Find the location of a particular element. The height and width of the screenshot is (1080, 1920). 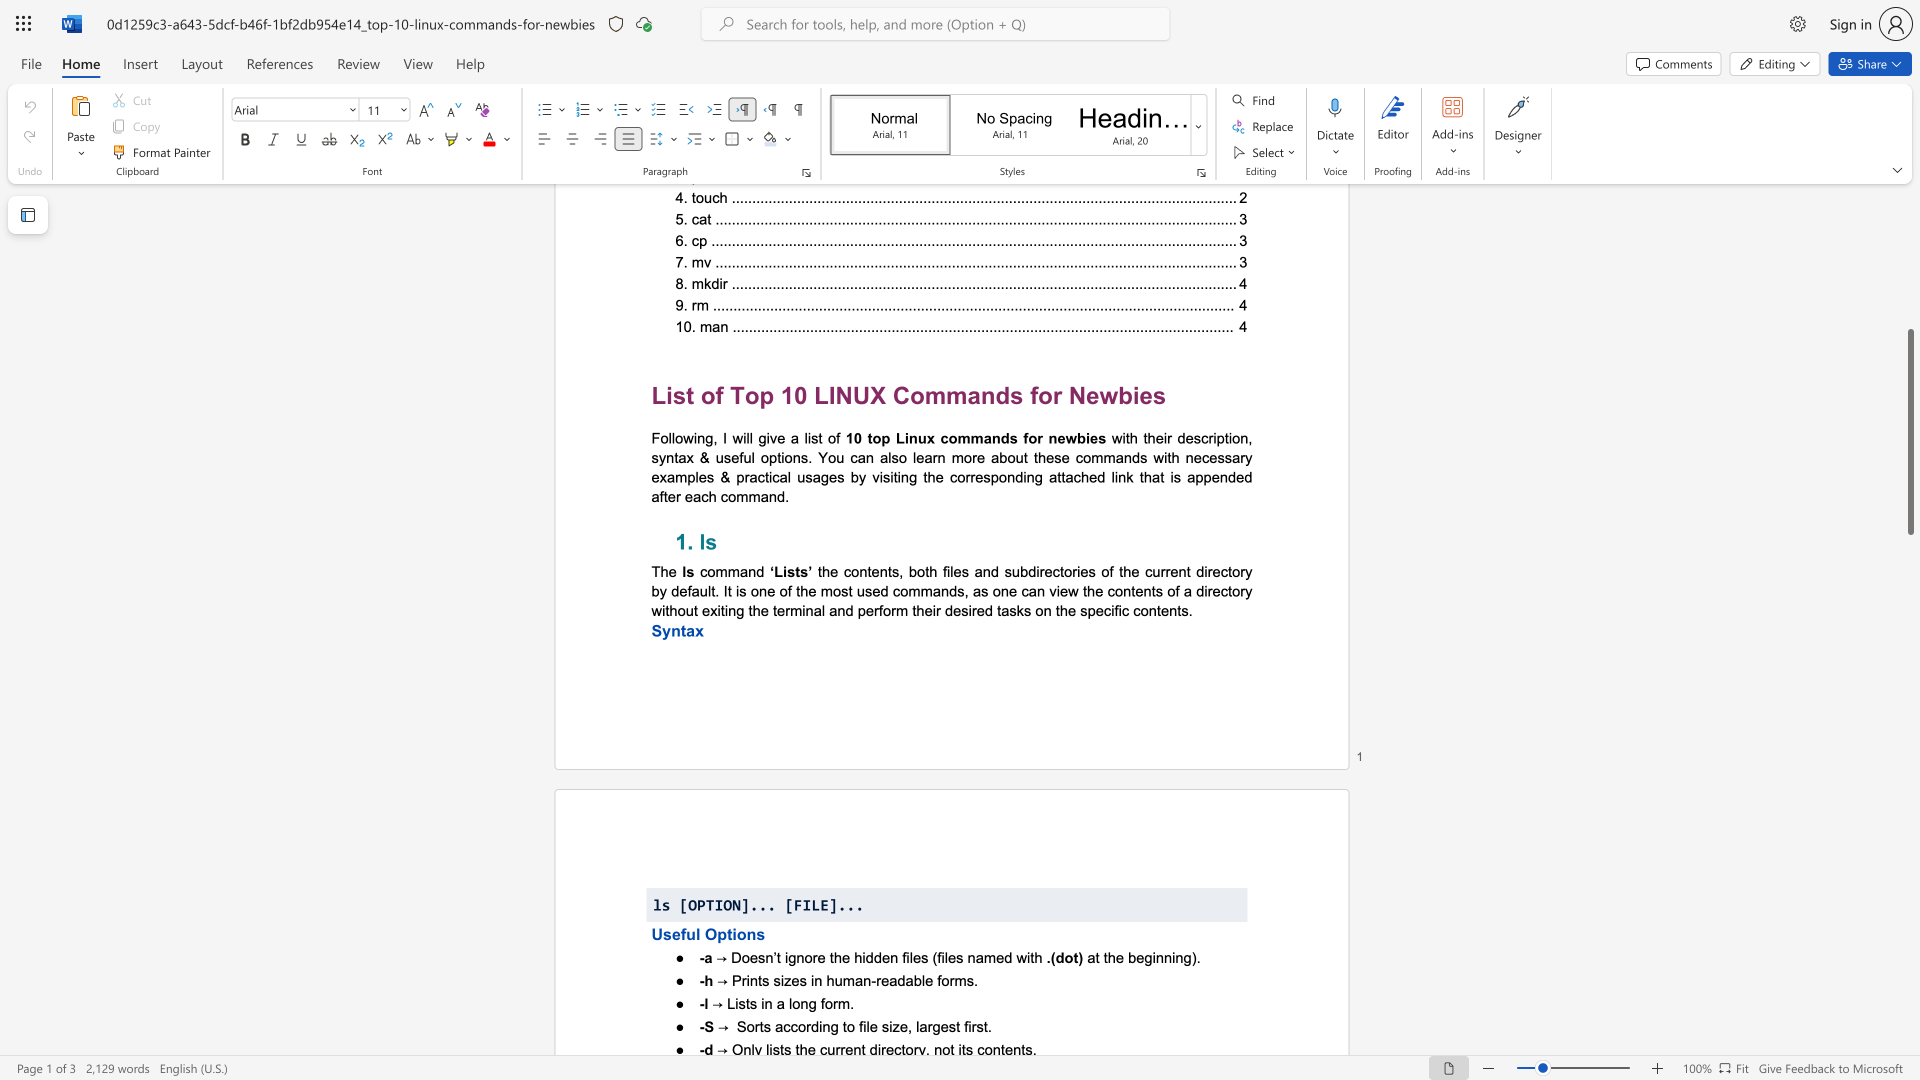

the scrollbar to scroll the page up is located at coordinates (1909, 358).